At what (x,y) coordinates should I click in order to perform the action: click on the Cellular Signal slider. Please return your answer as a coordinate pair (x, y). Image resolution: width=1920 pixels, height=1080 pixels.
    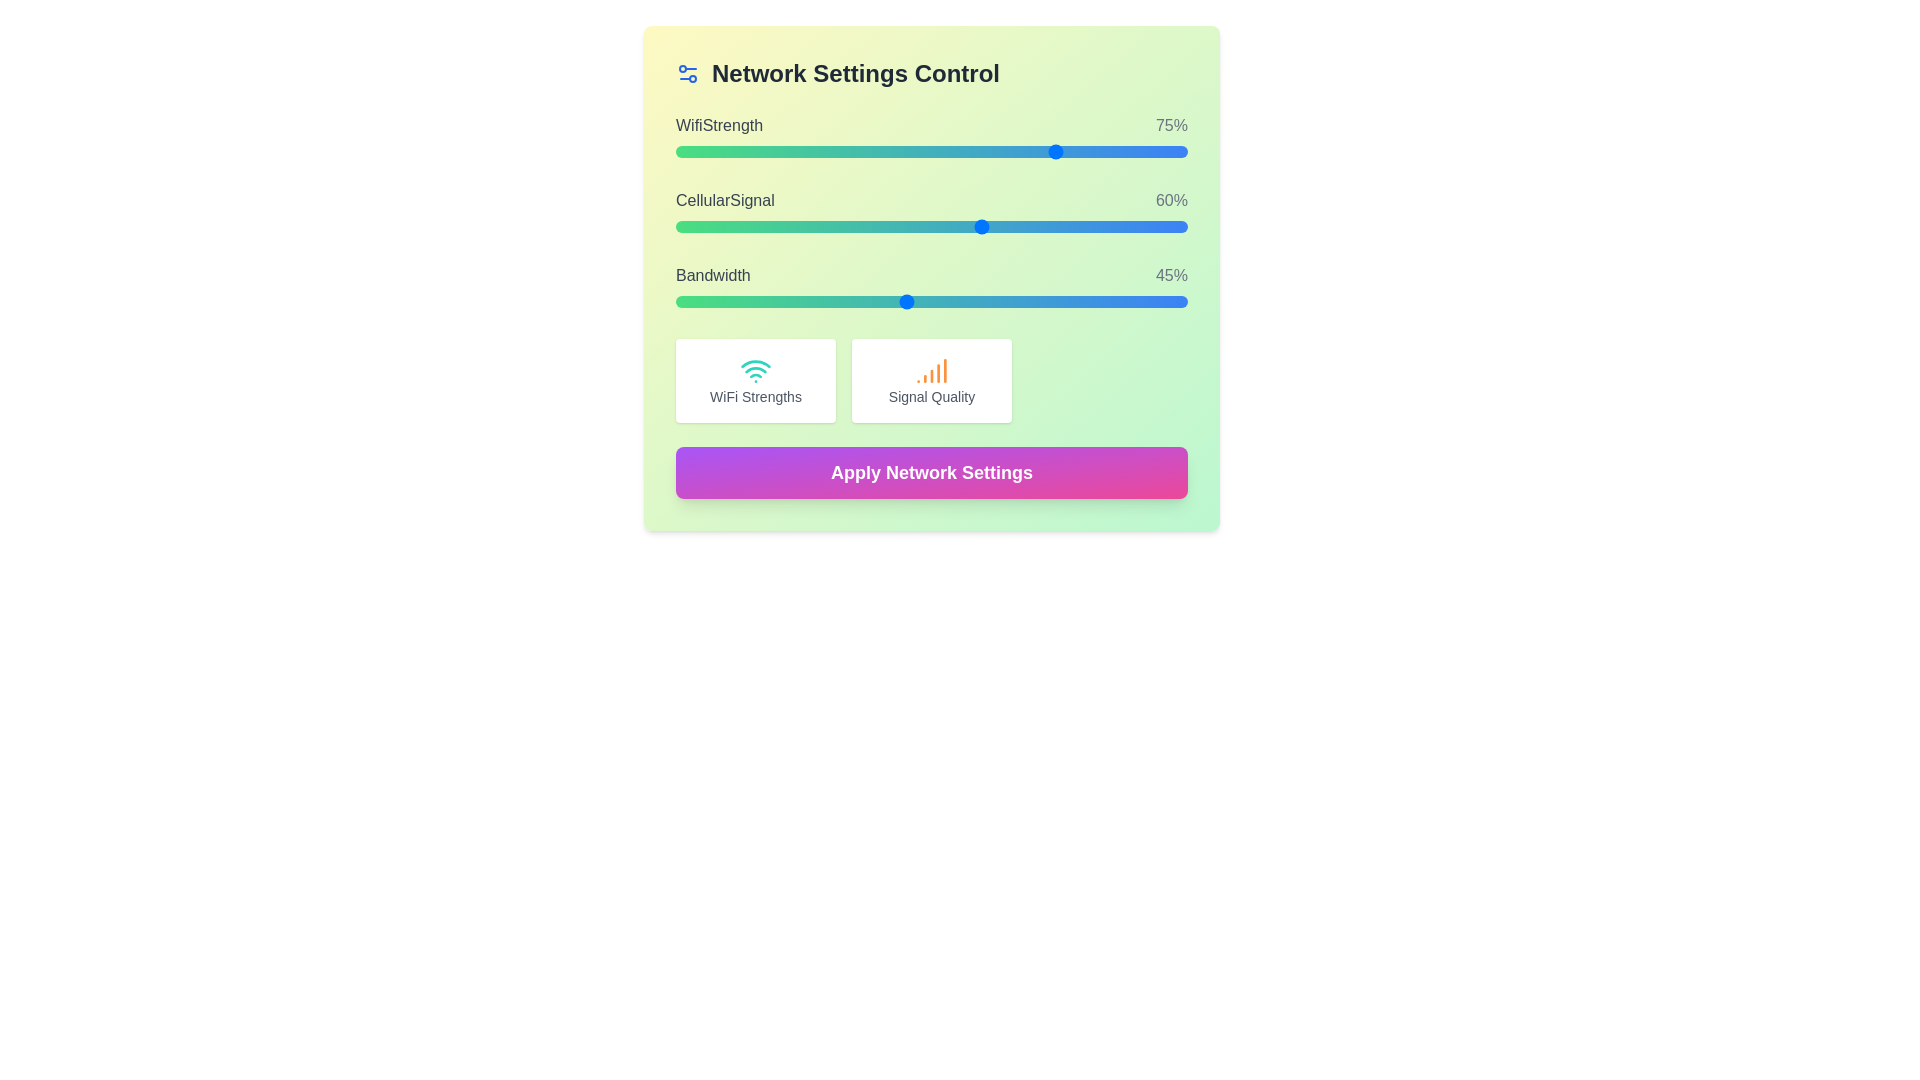
    Looking at the image, I should click on (711, 226).